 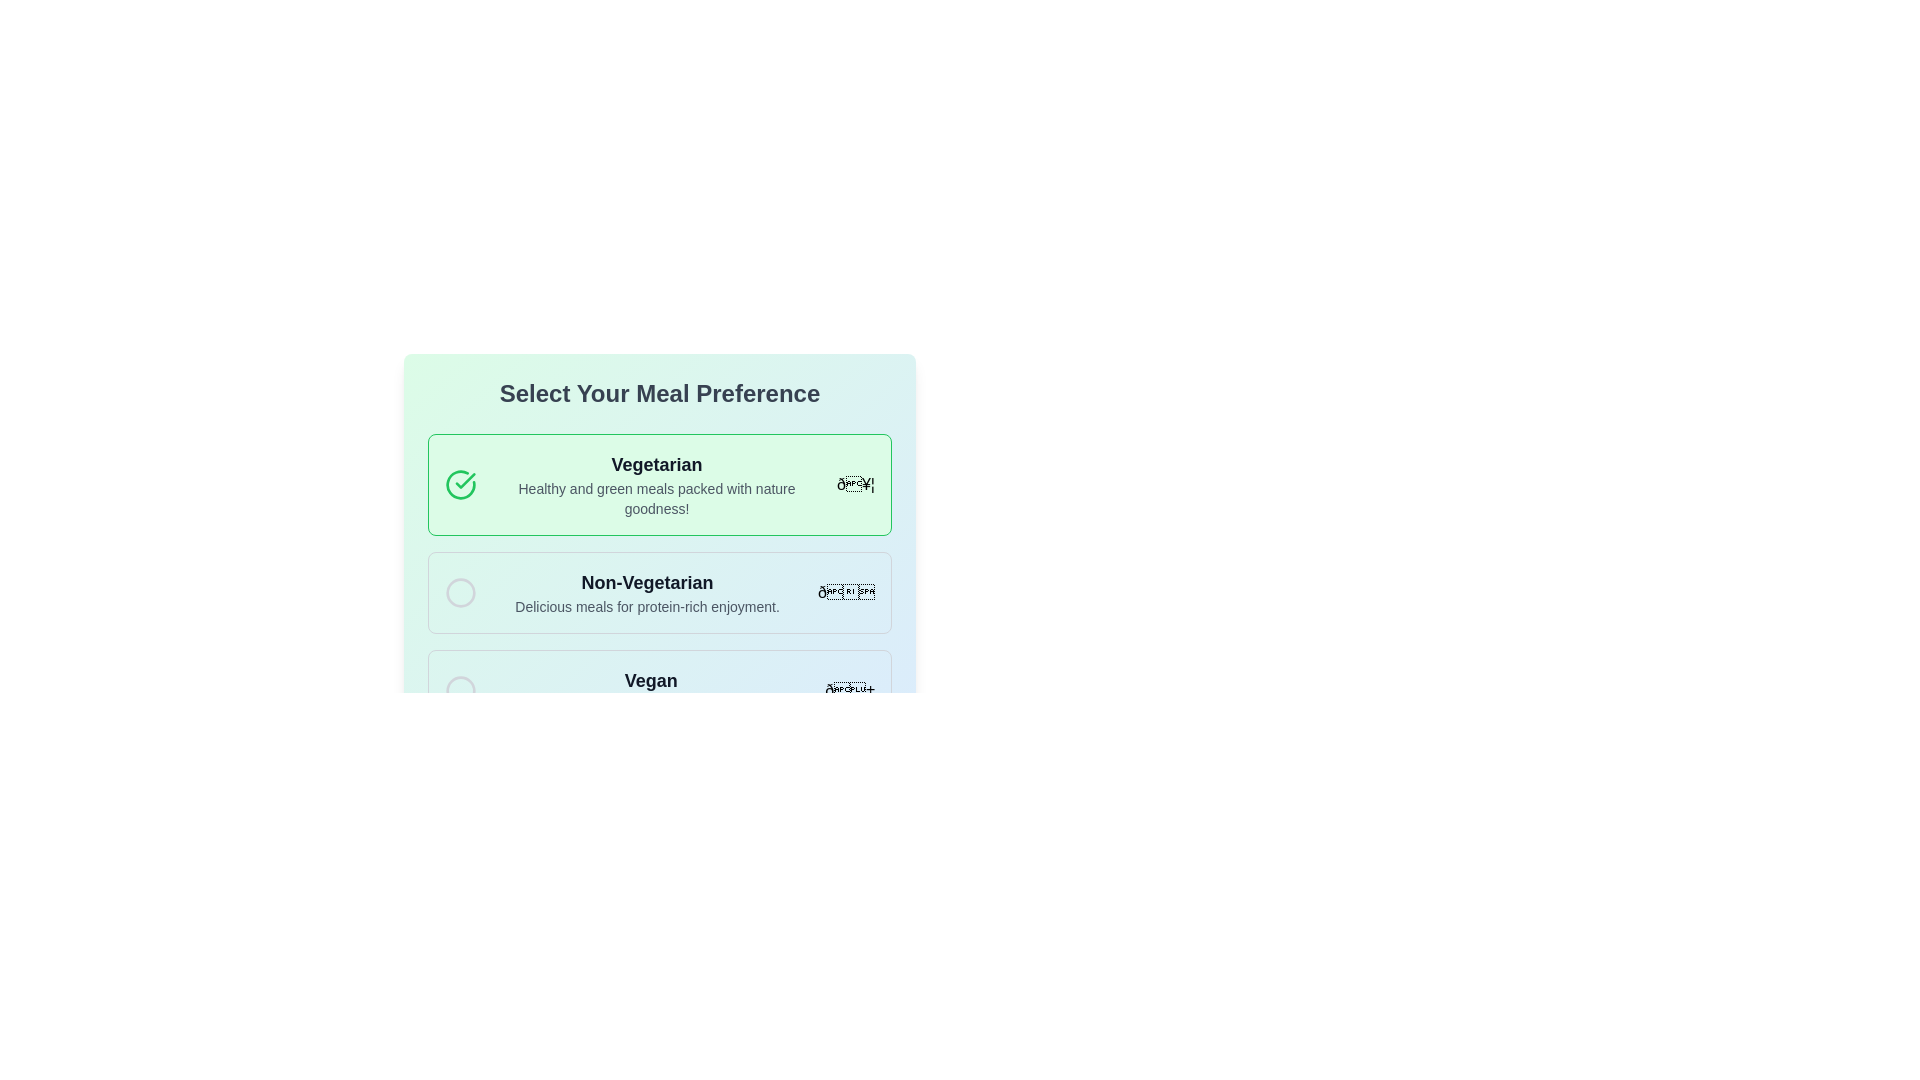 I want to click on the Text label that serves as the title for the meal preference option, which is located above the descriptive text for 'Plant-based meals for conscious eating' in the choice list under 'Select Your Meal Preference.', so click(x=651, y=680).